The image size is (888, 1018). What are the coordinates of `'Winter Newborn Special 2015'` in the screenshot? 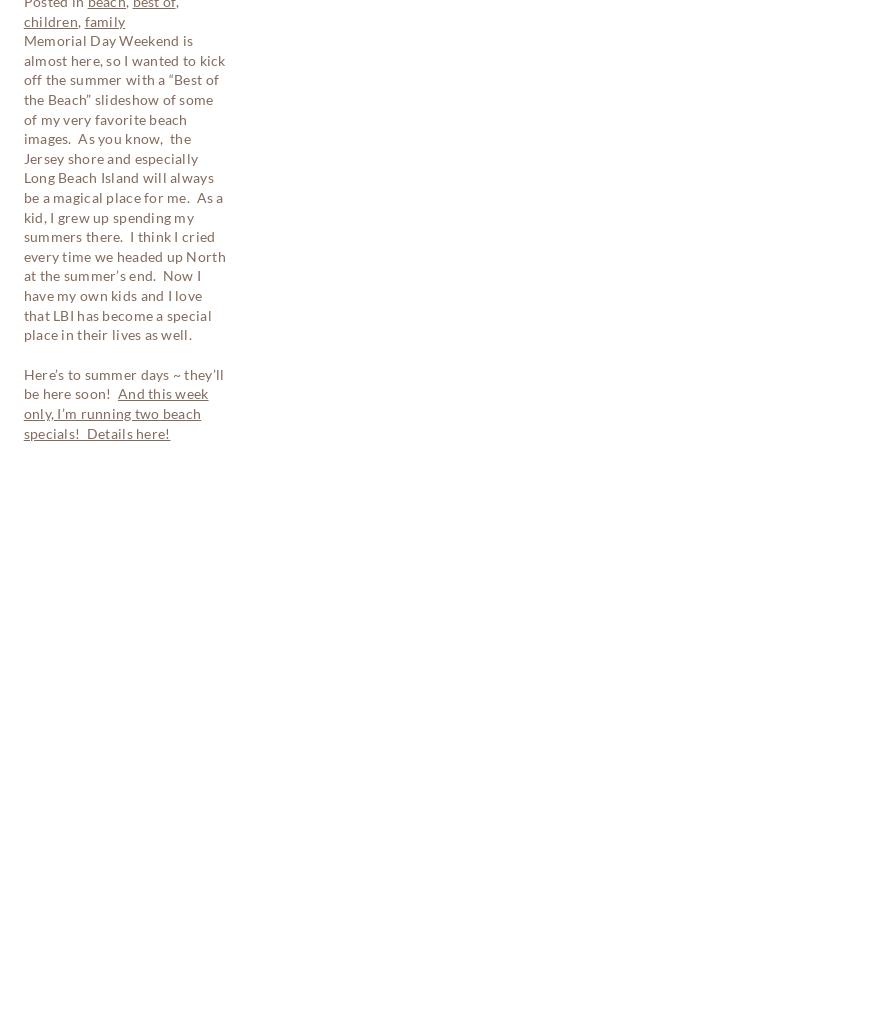 It's located at (124, 566).